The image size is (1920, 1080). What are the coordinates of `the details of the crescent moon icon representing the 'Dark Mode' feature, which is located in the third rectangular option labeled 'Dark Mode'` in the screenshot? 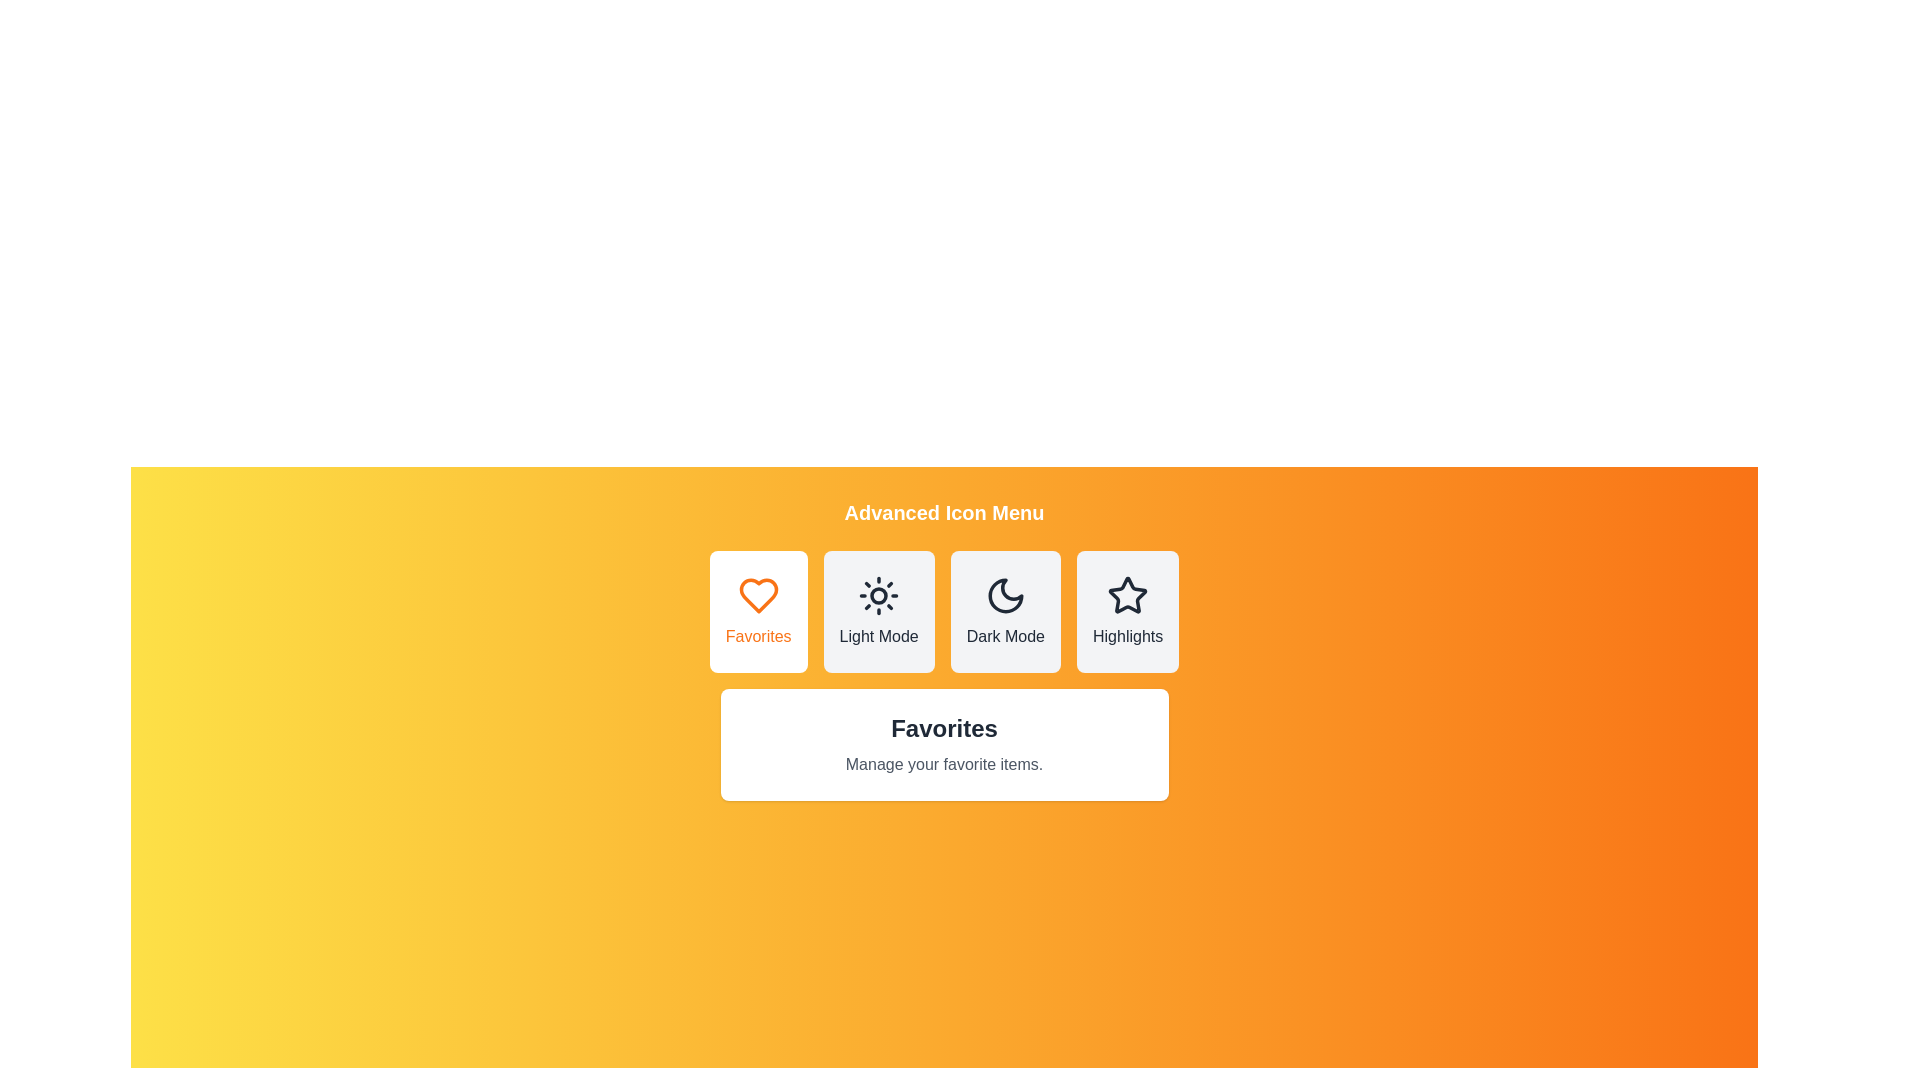 It's located at (1005, 595).